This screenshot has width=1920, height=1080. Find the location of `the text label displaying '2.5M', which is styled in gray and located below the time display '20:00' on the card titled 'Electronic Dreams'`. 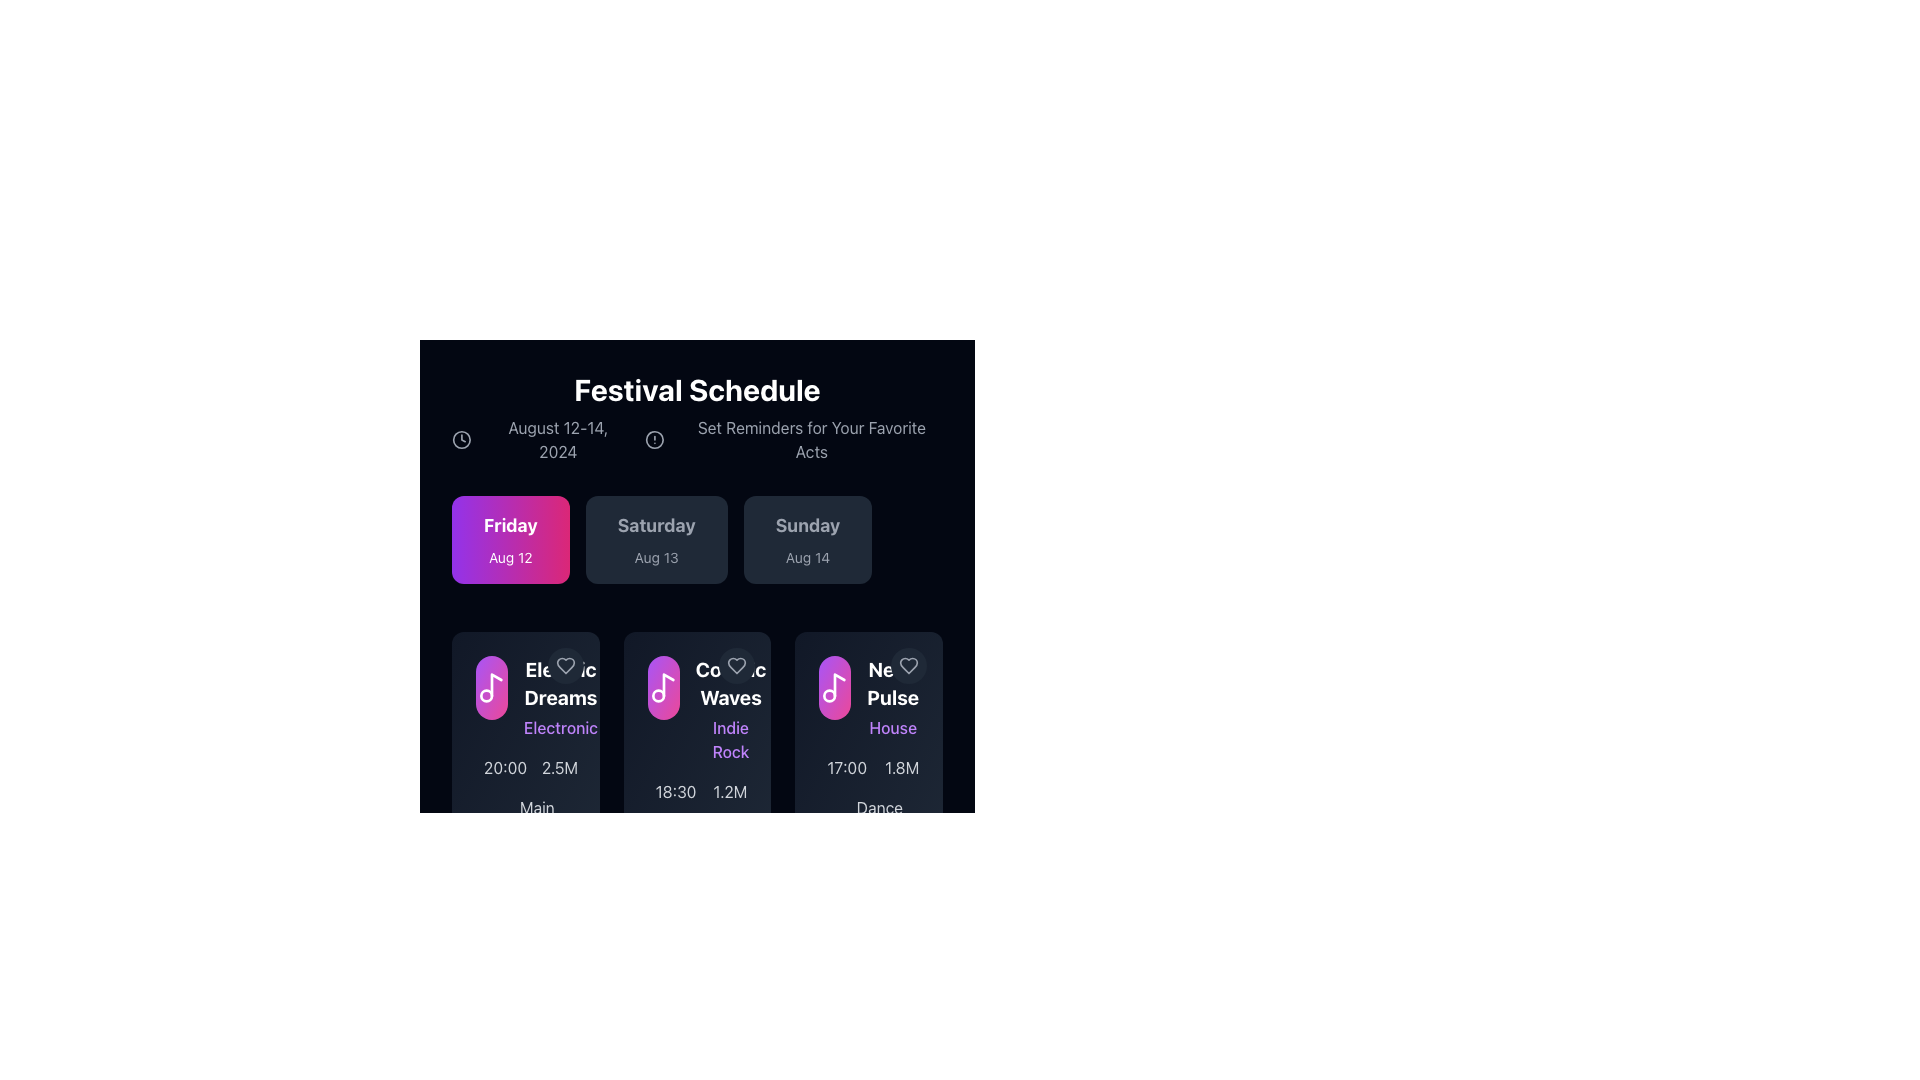

the text label displaying '2.5M', which is styled in gray and located below the time display '20:00' on the card titled 'Electronic Dreams' is located at coordinates (554, 766).